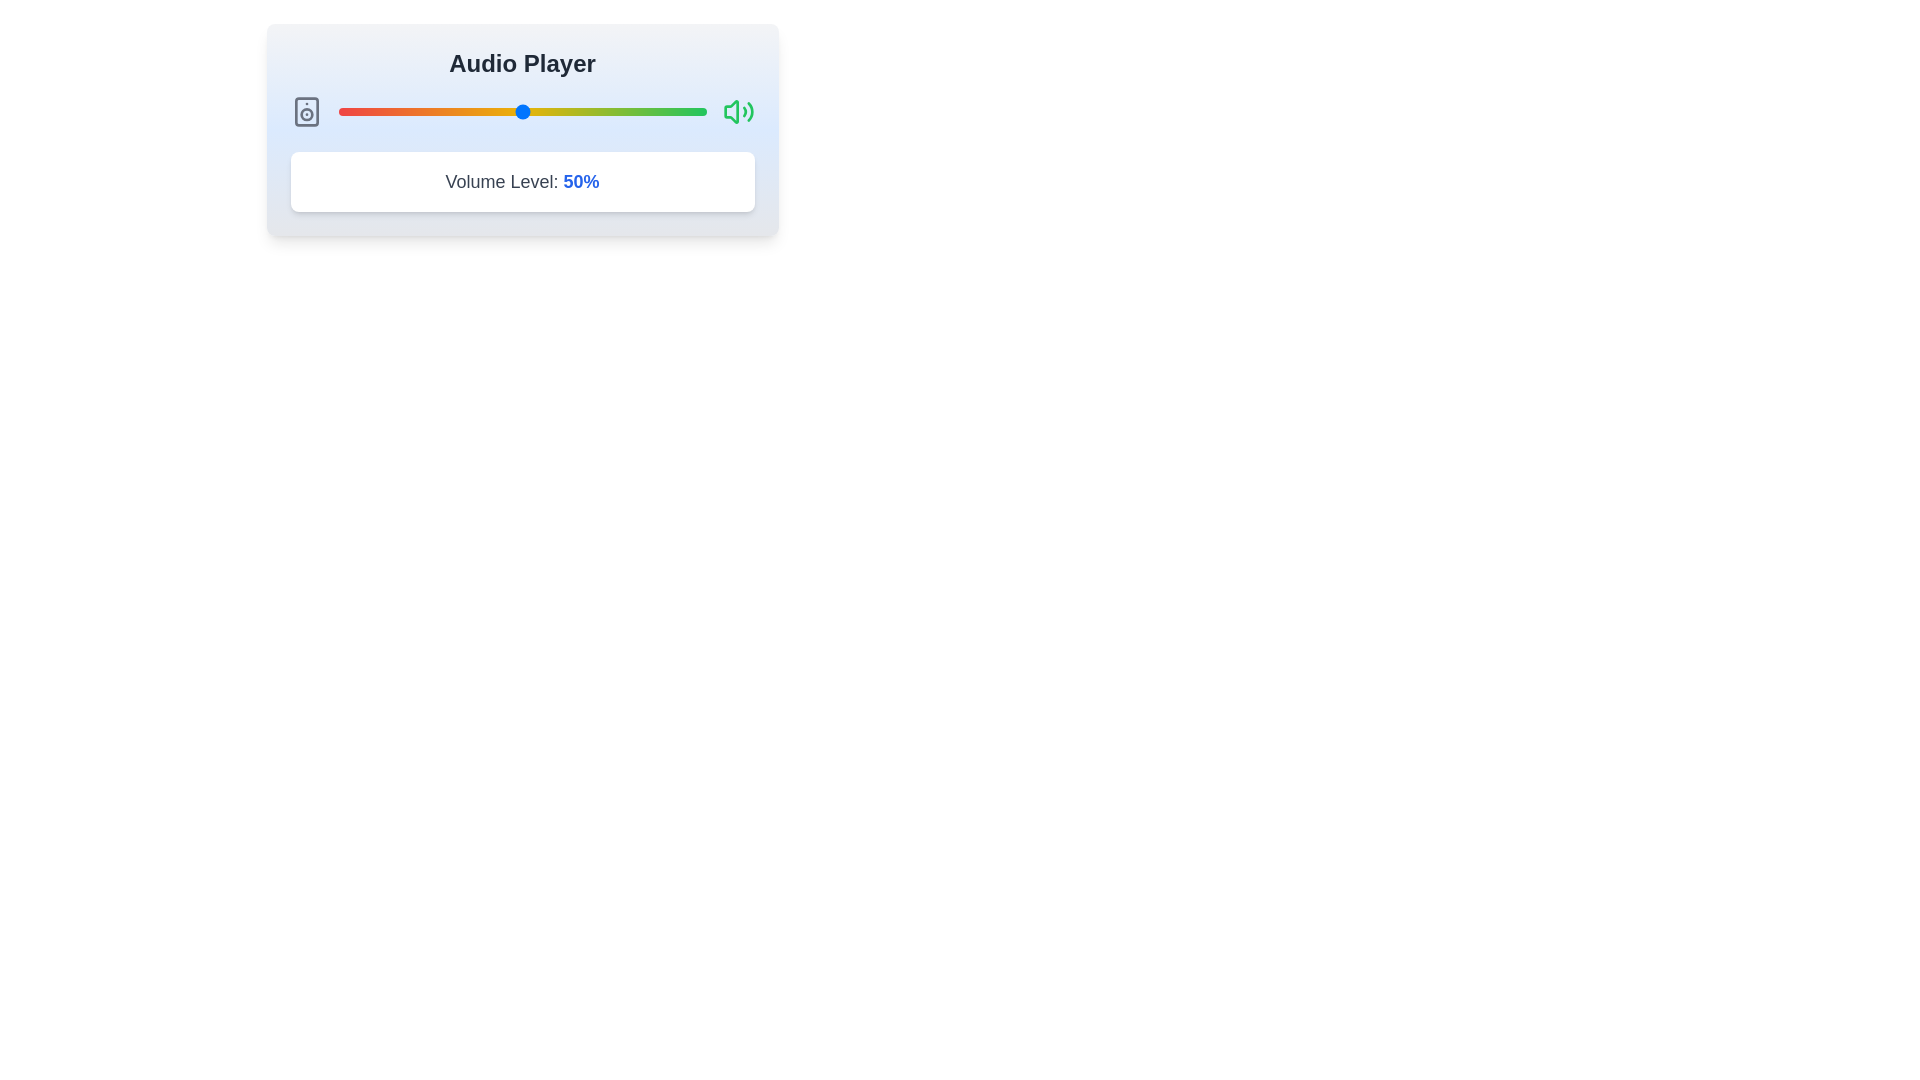  Describe the element at coordinates (576, 111) in the screenshot. I see `the volume slider to 65% by dragging the slider` at that location.